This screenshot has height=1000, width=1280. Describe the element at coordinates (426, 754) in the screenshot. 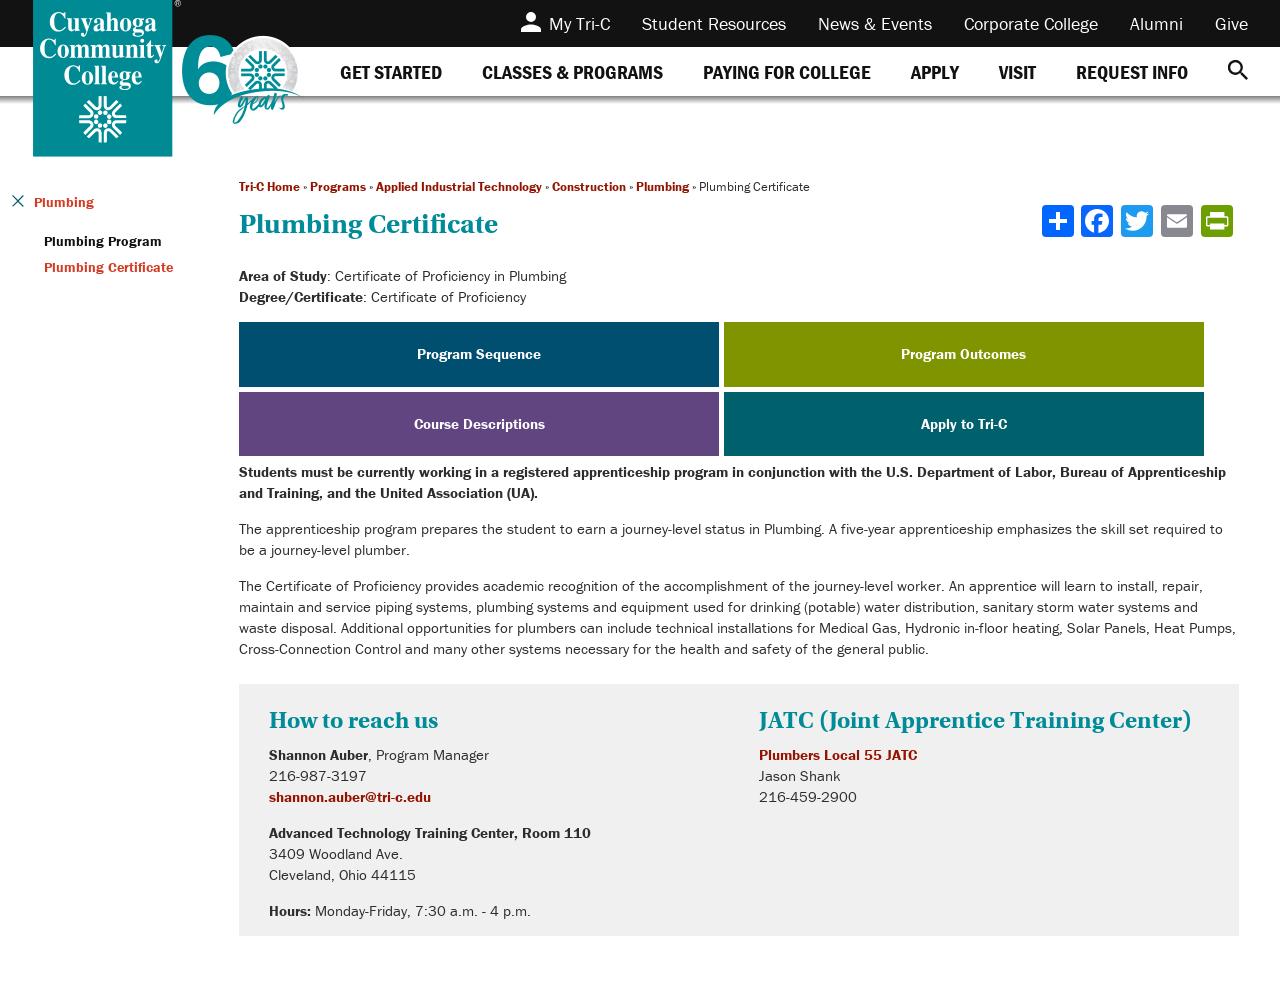

I see `', Program Manager'` at that location.